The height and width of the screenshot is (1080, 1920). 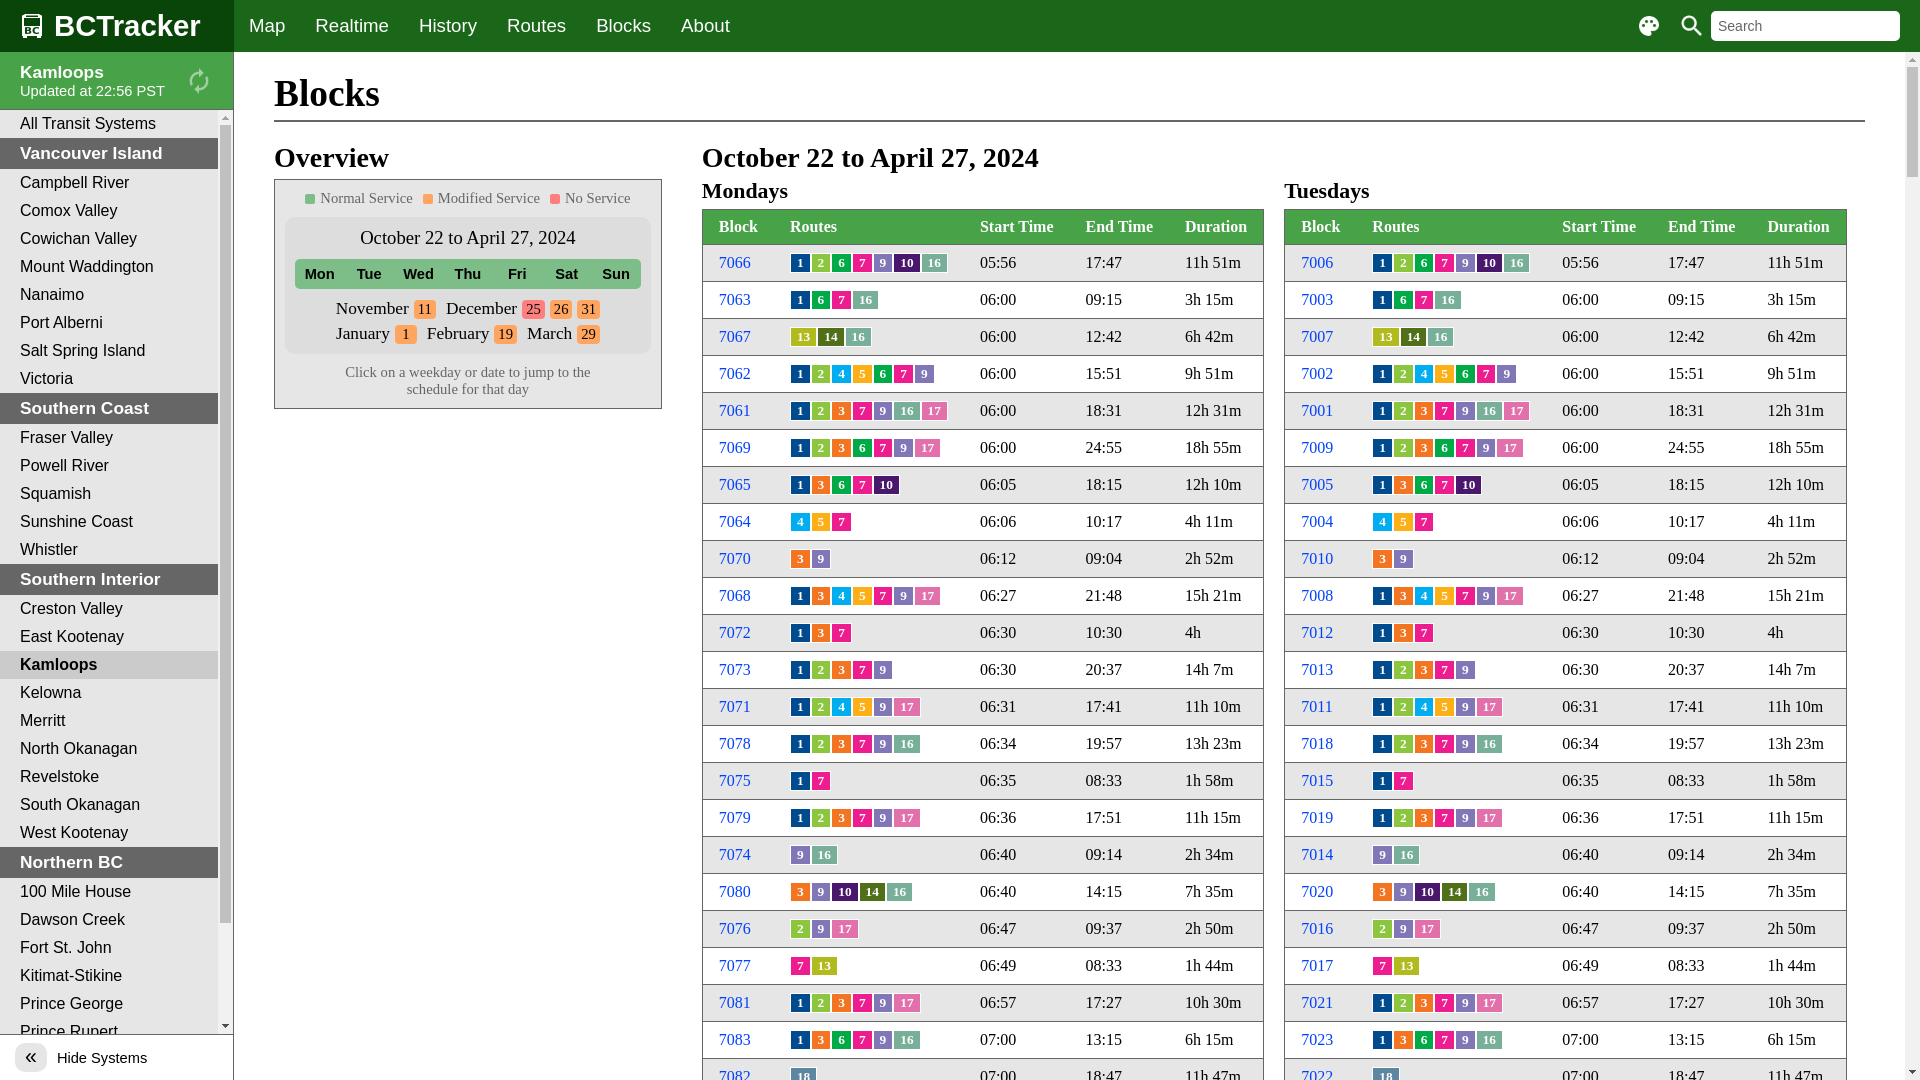 I want to click on '2', so click(x=821, y=705).